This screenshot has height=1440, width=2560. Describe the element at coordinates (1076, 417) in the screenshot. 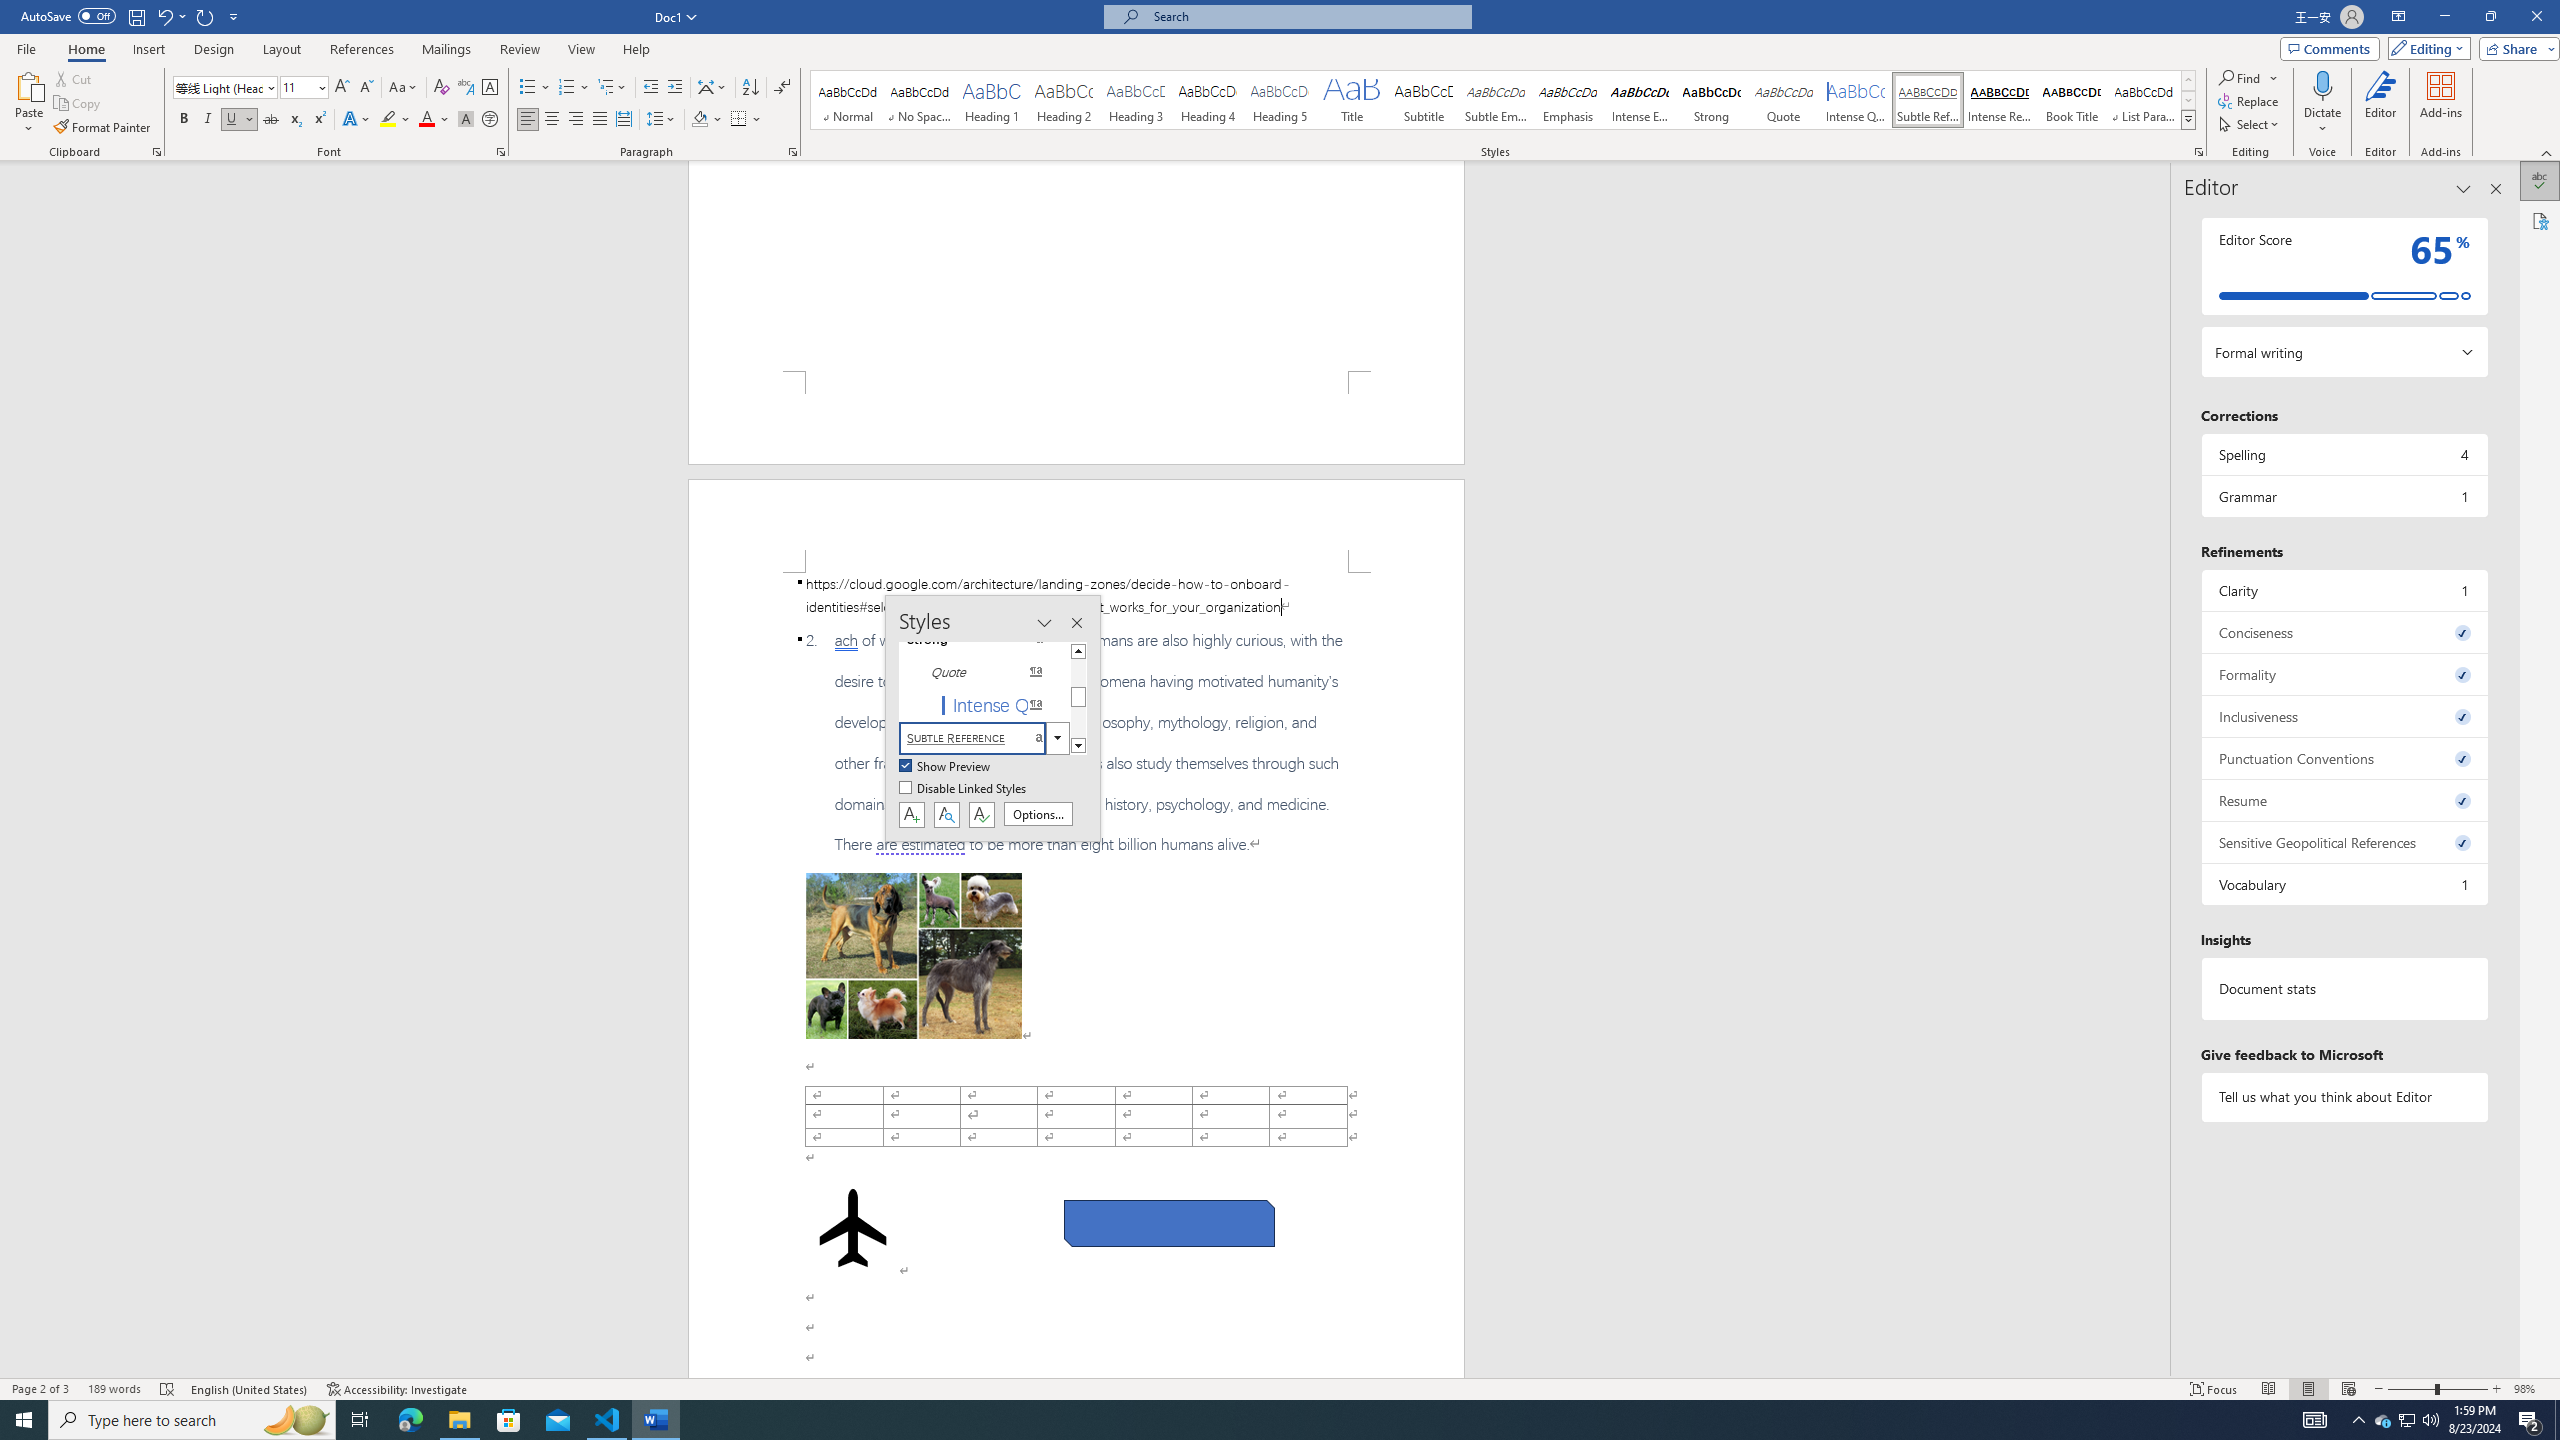

I see `'Footer -Section 1-'` at that location.